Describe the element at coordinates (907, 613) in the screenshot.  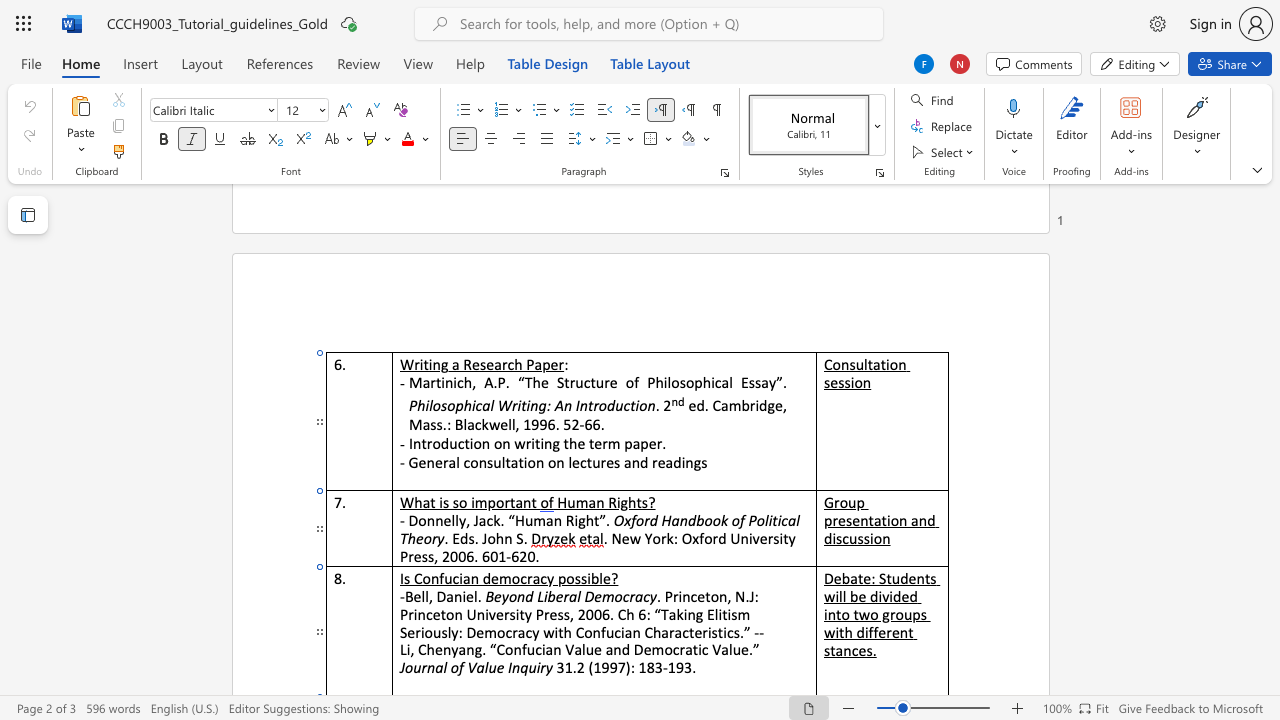
I see `the 2th character "u" in the text` at that location.